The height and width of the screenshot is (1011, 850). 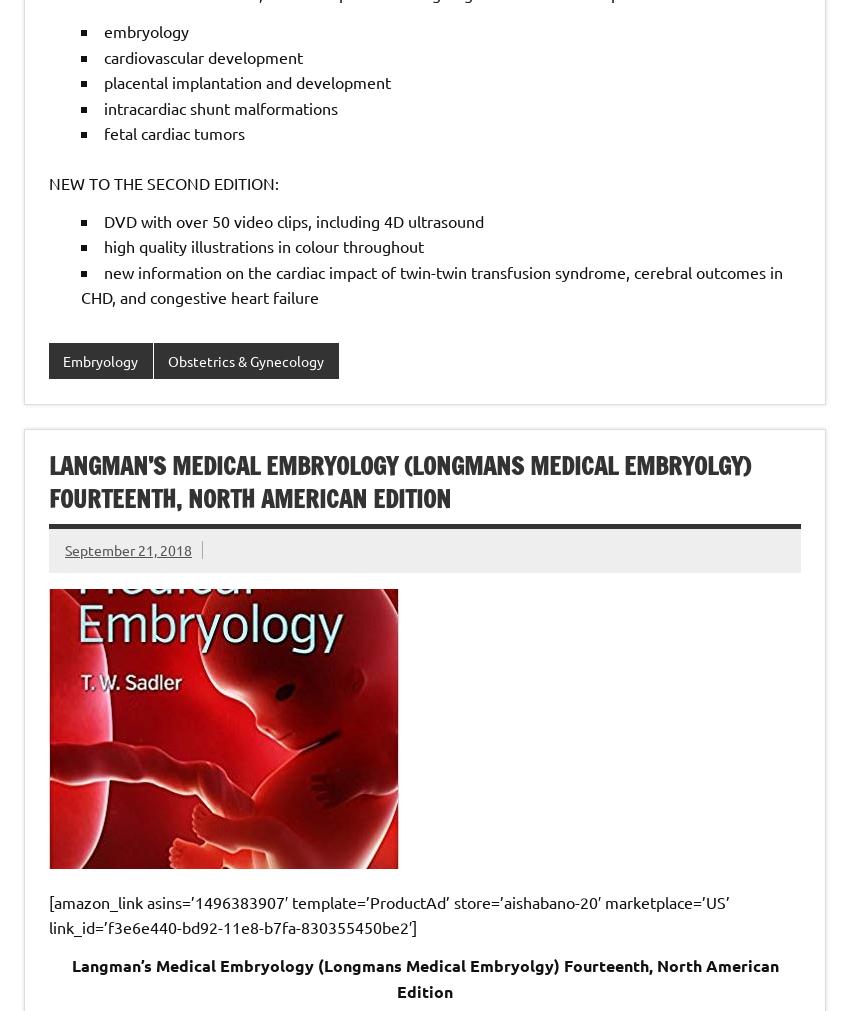 What do you see at coordinates (221, 105) in the screenshot?
I see `'intracardiac shunt malformations'` at bounding box center [221, 105].